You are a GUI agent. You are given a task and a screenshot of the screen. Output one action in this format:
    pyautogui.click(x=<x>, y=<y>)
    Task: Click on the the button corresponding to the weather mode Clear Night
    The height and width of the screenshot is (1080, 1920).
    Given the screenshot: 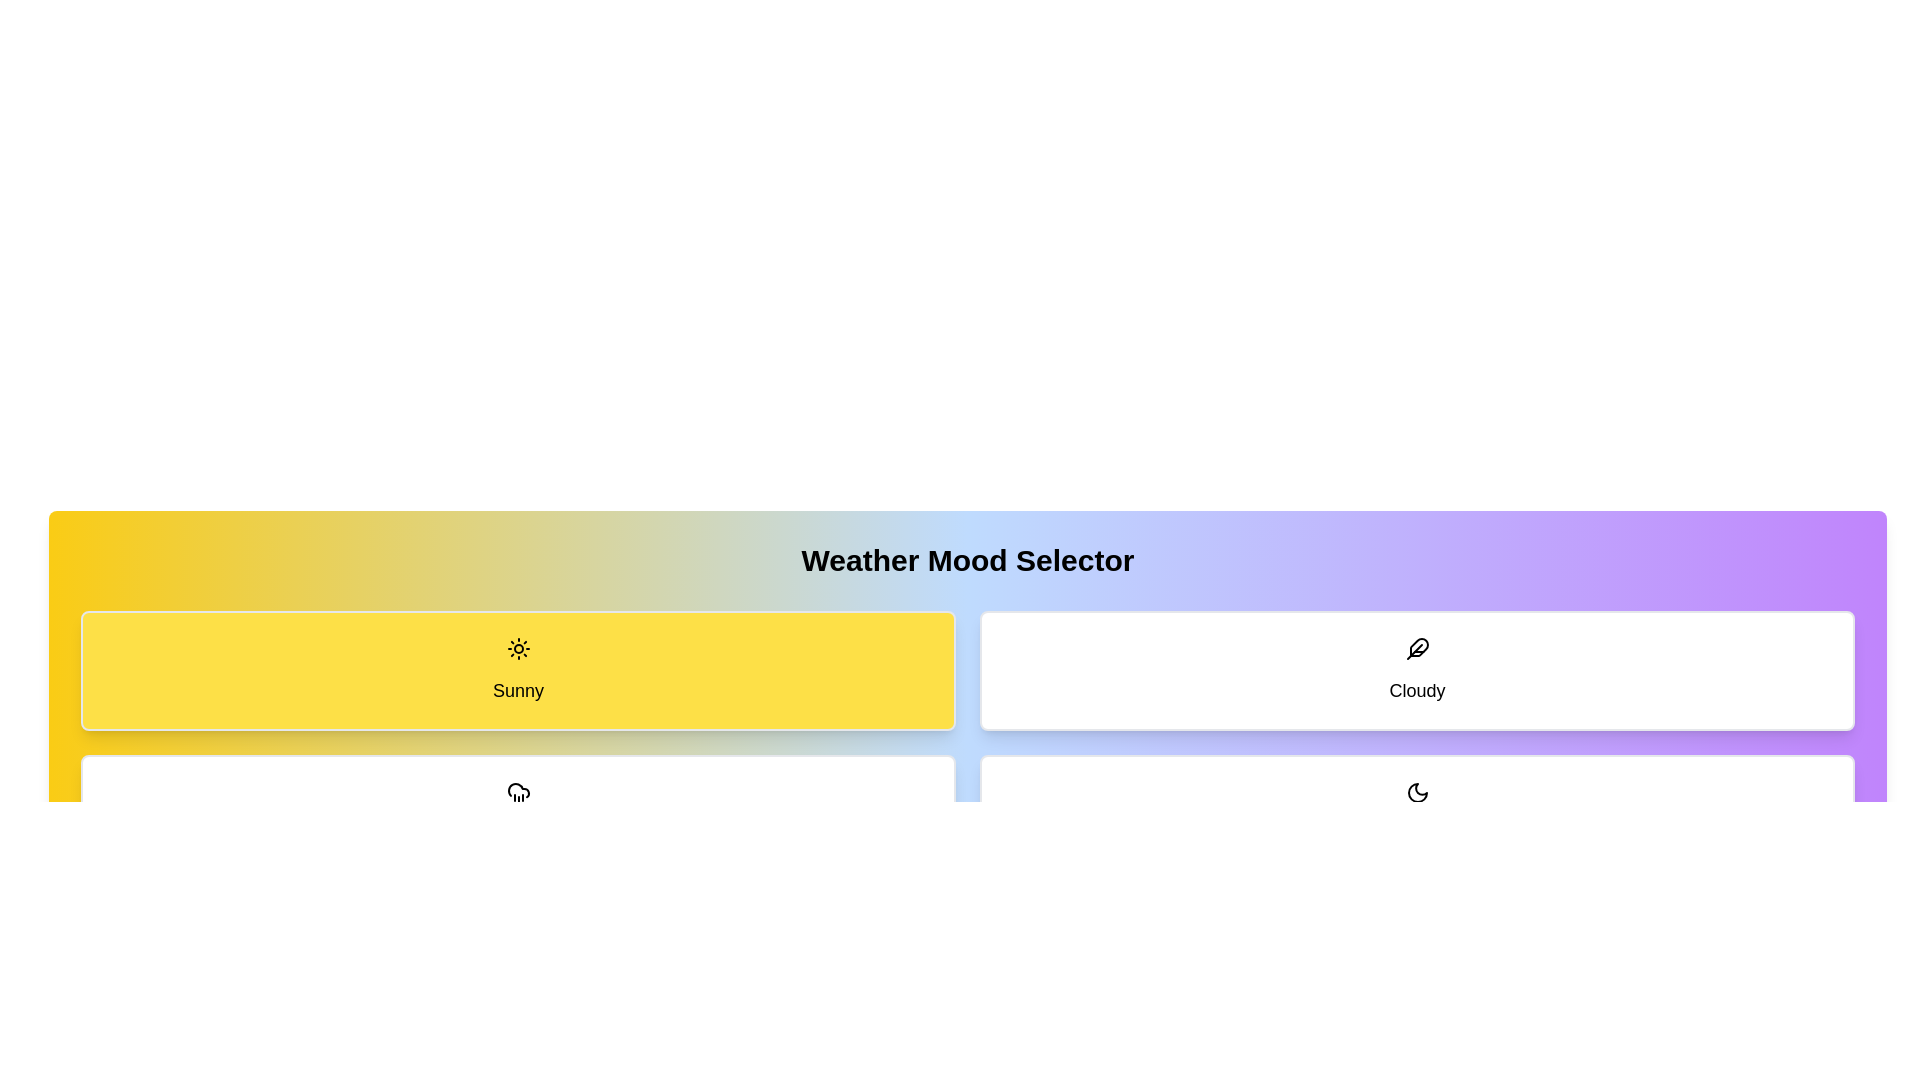 What is the action you would take?
    pyautogui.click(x=1416, y=814)
    